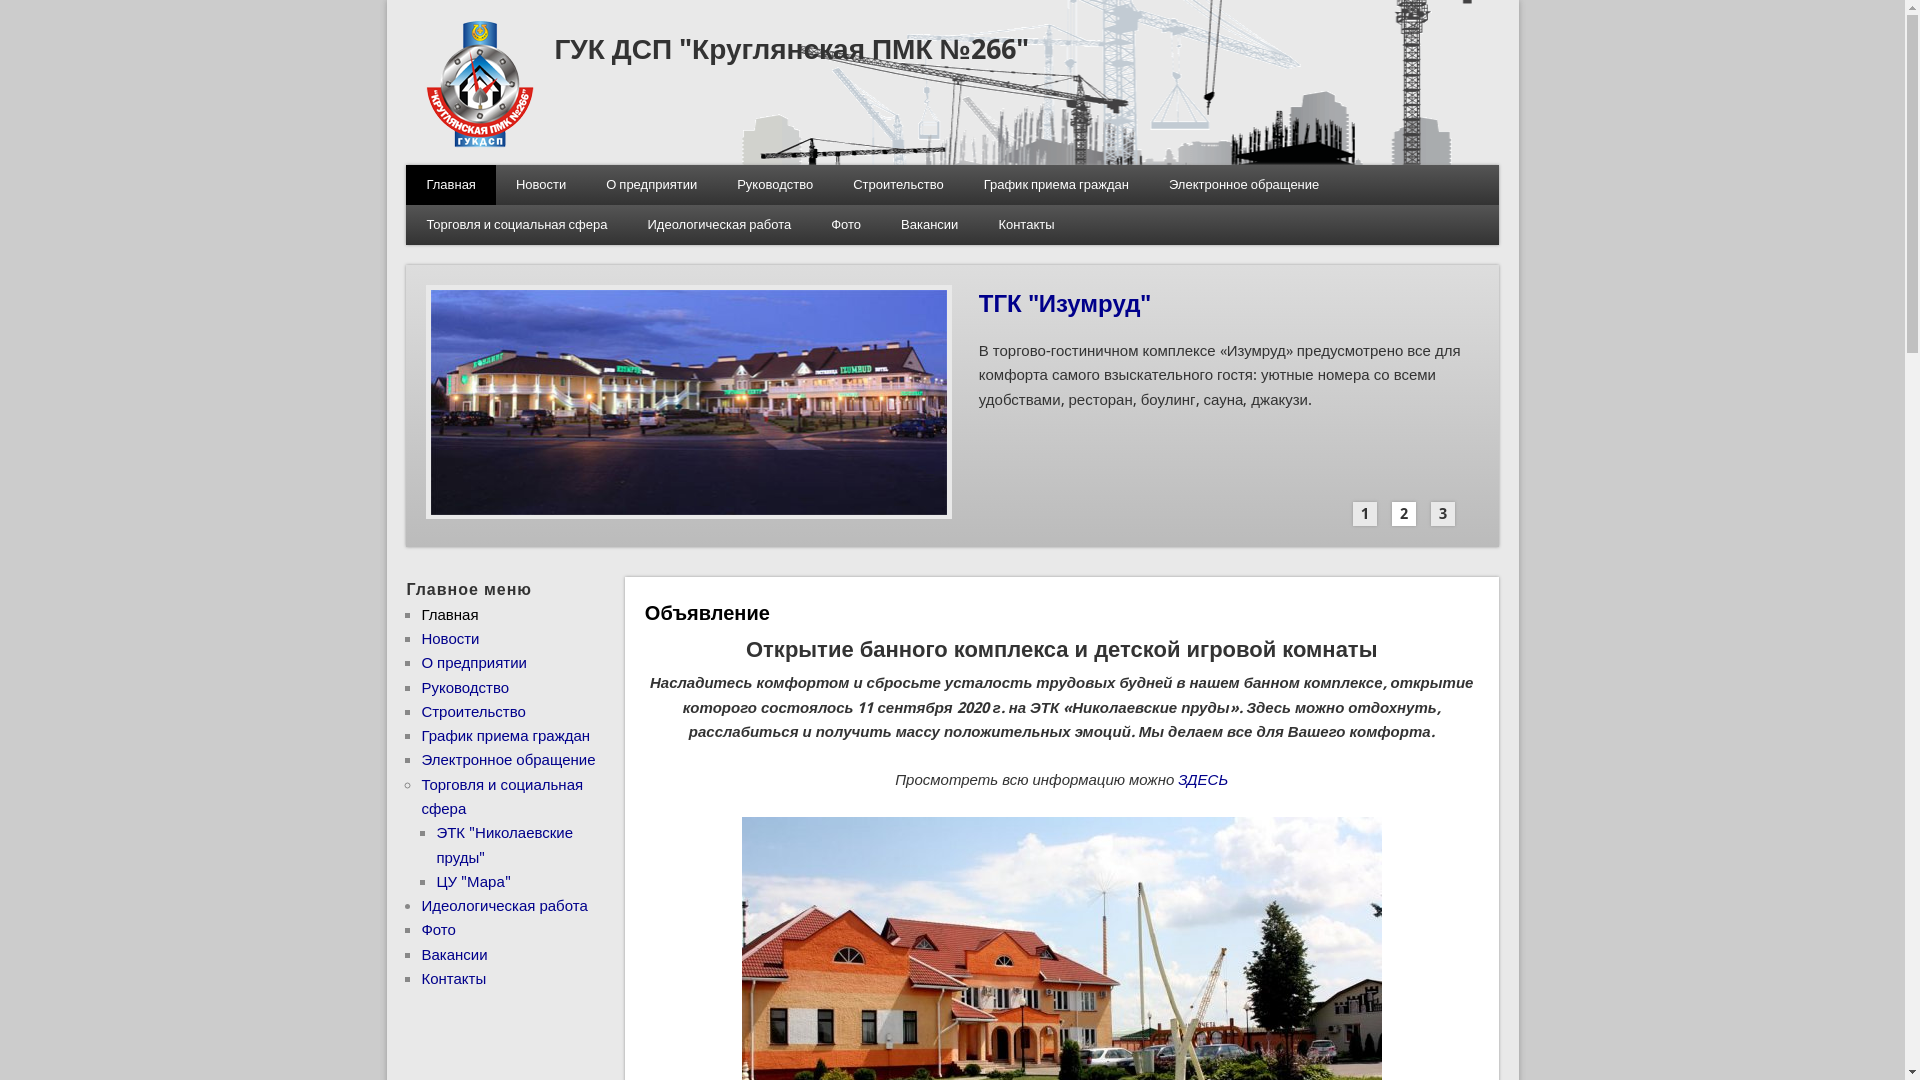 This screenshot has width=1920, height=1080. What do you see at coordinates (1402, 512) in the screenshot?
I see `'2'` at bounding box center [1402, 512].